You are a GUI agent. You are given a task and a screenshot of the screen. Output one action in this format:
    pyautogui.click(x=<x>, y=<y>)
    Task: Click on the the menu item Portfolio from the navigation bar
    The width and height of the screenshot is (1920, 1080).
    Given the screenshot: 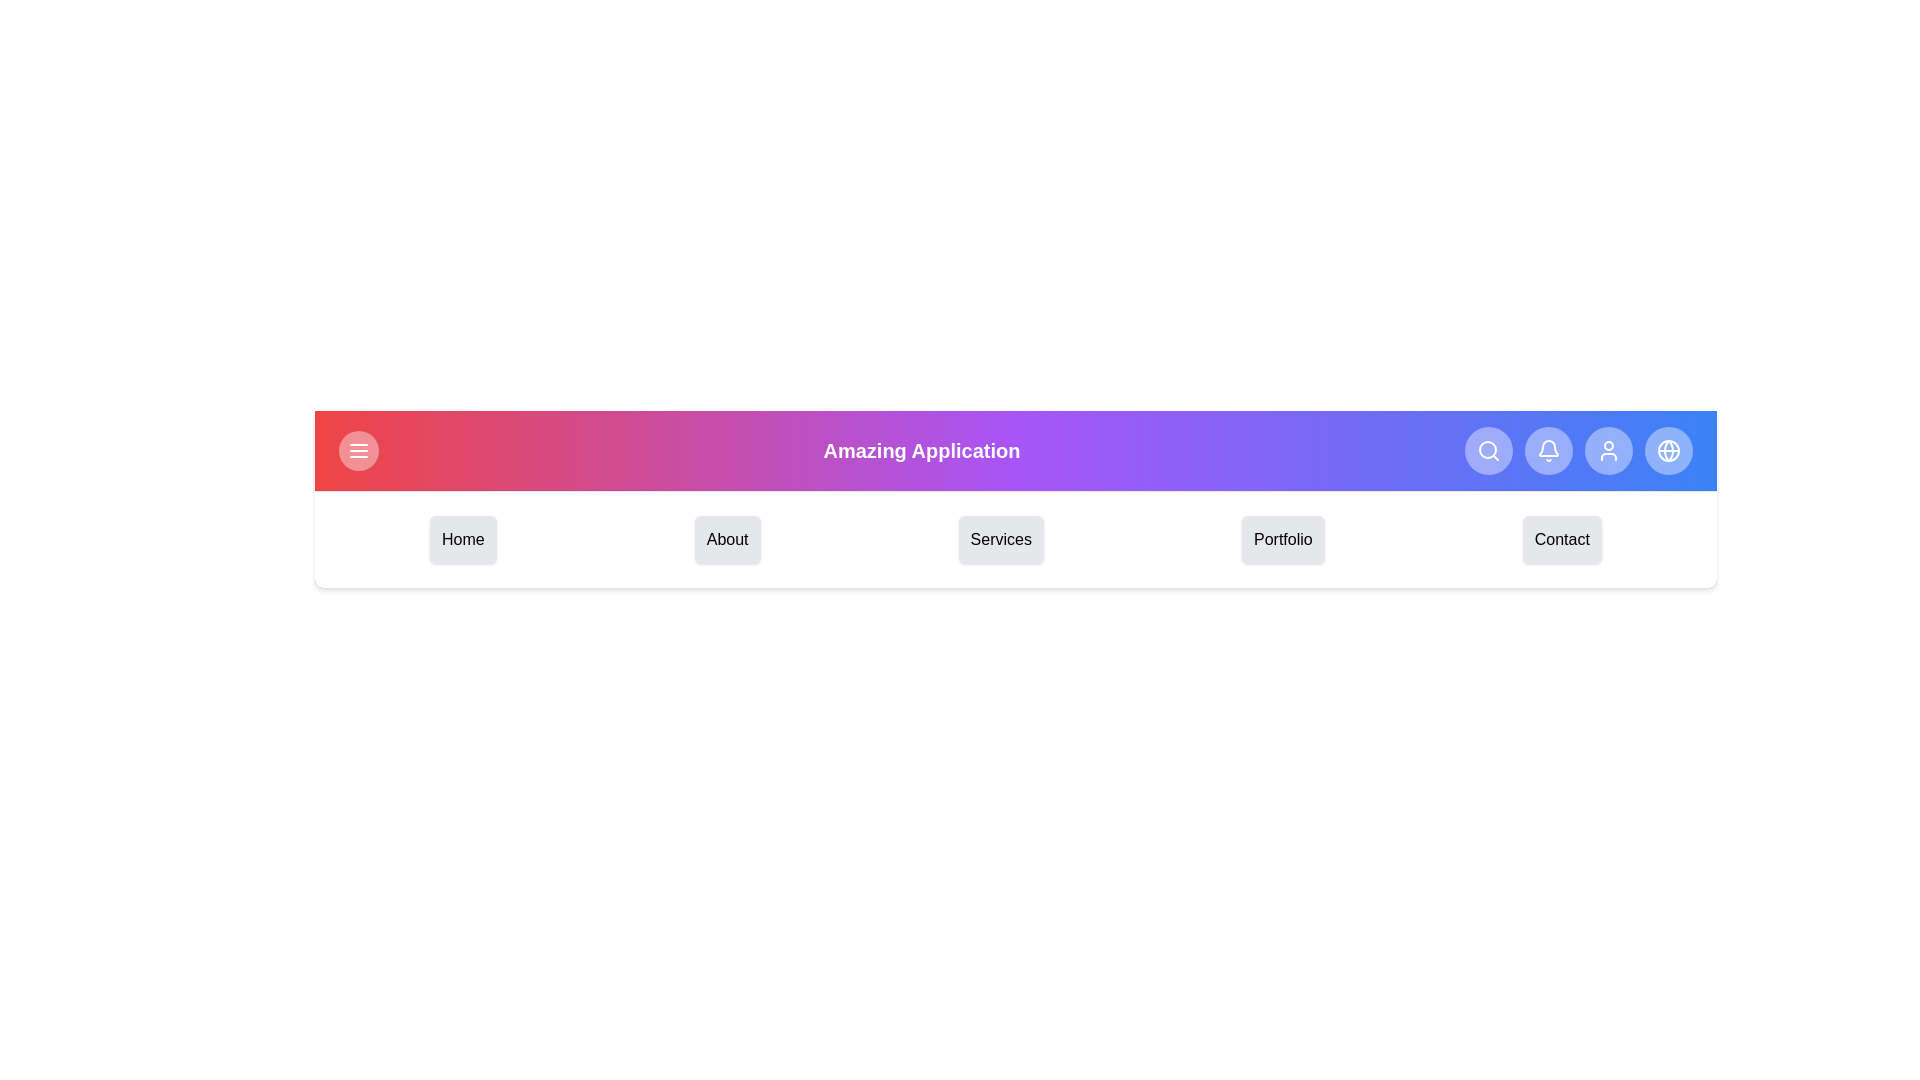 What is the action you would take?
    pyautogui.click(x=1282, y=540)
    